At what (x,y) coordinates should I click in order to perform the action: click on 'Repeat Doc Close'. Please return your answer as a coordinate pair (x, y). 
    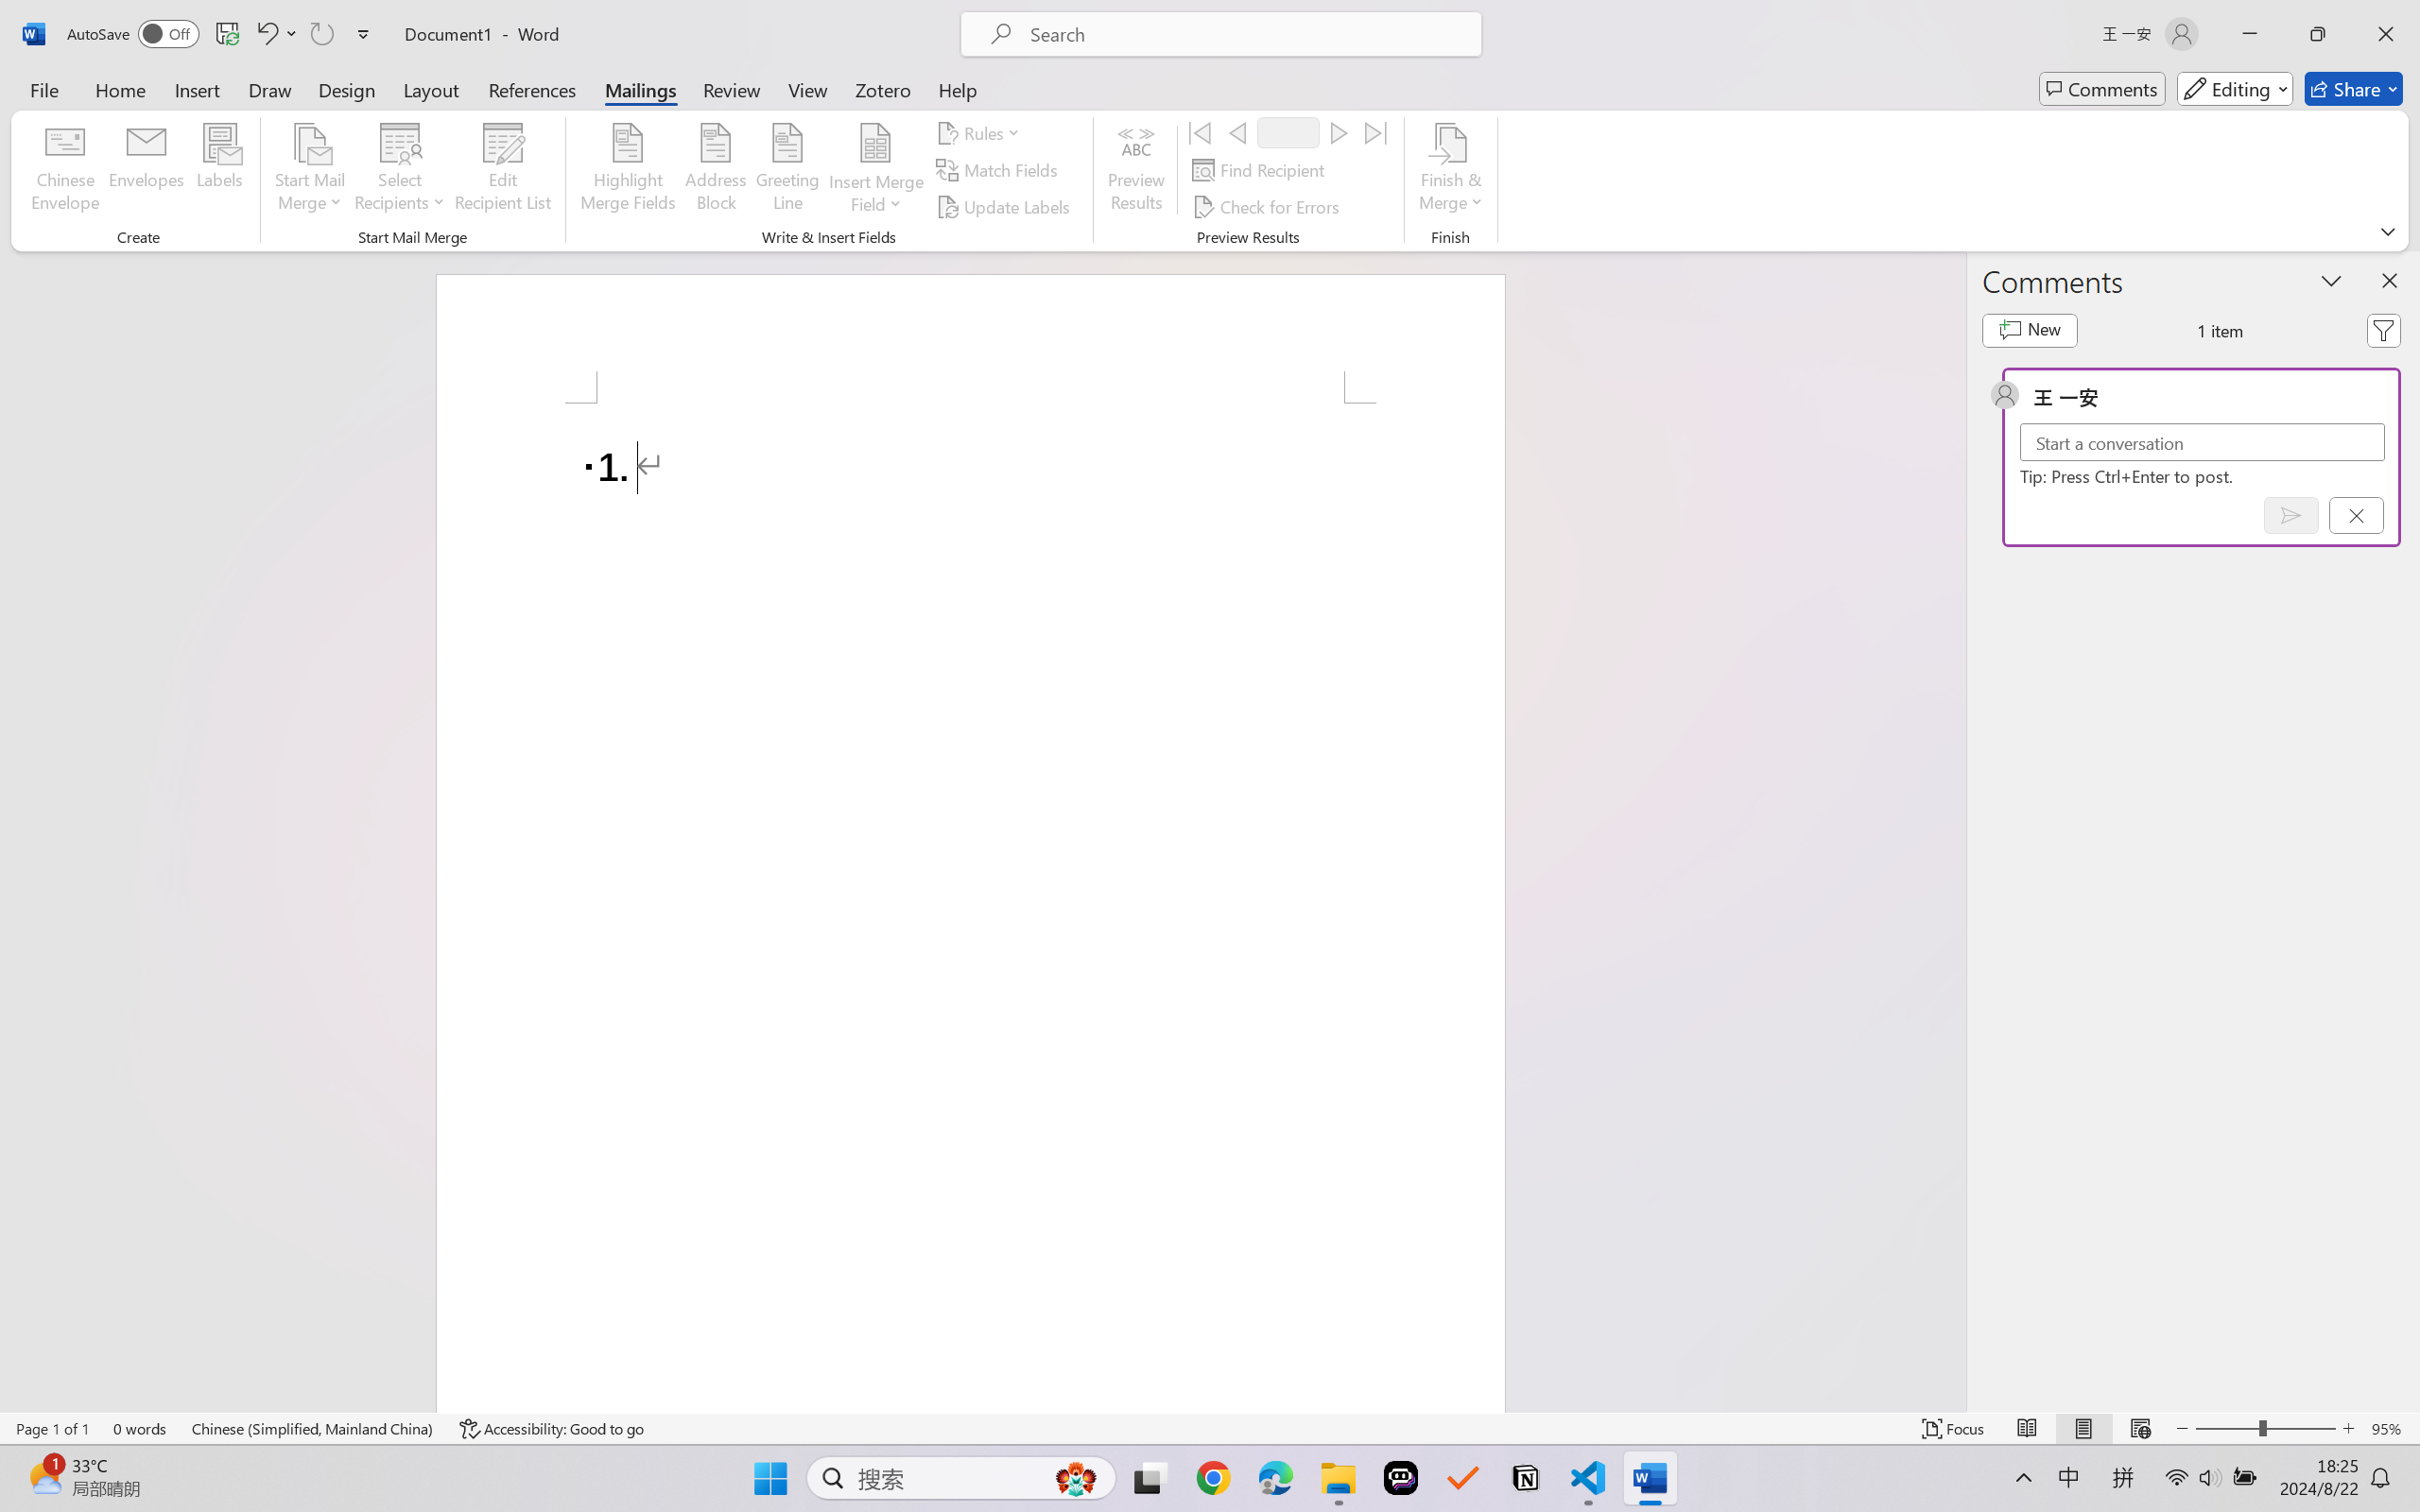
    Looking at the image, I should click on (320, 33).